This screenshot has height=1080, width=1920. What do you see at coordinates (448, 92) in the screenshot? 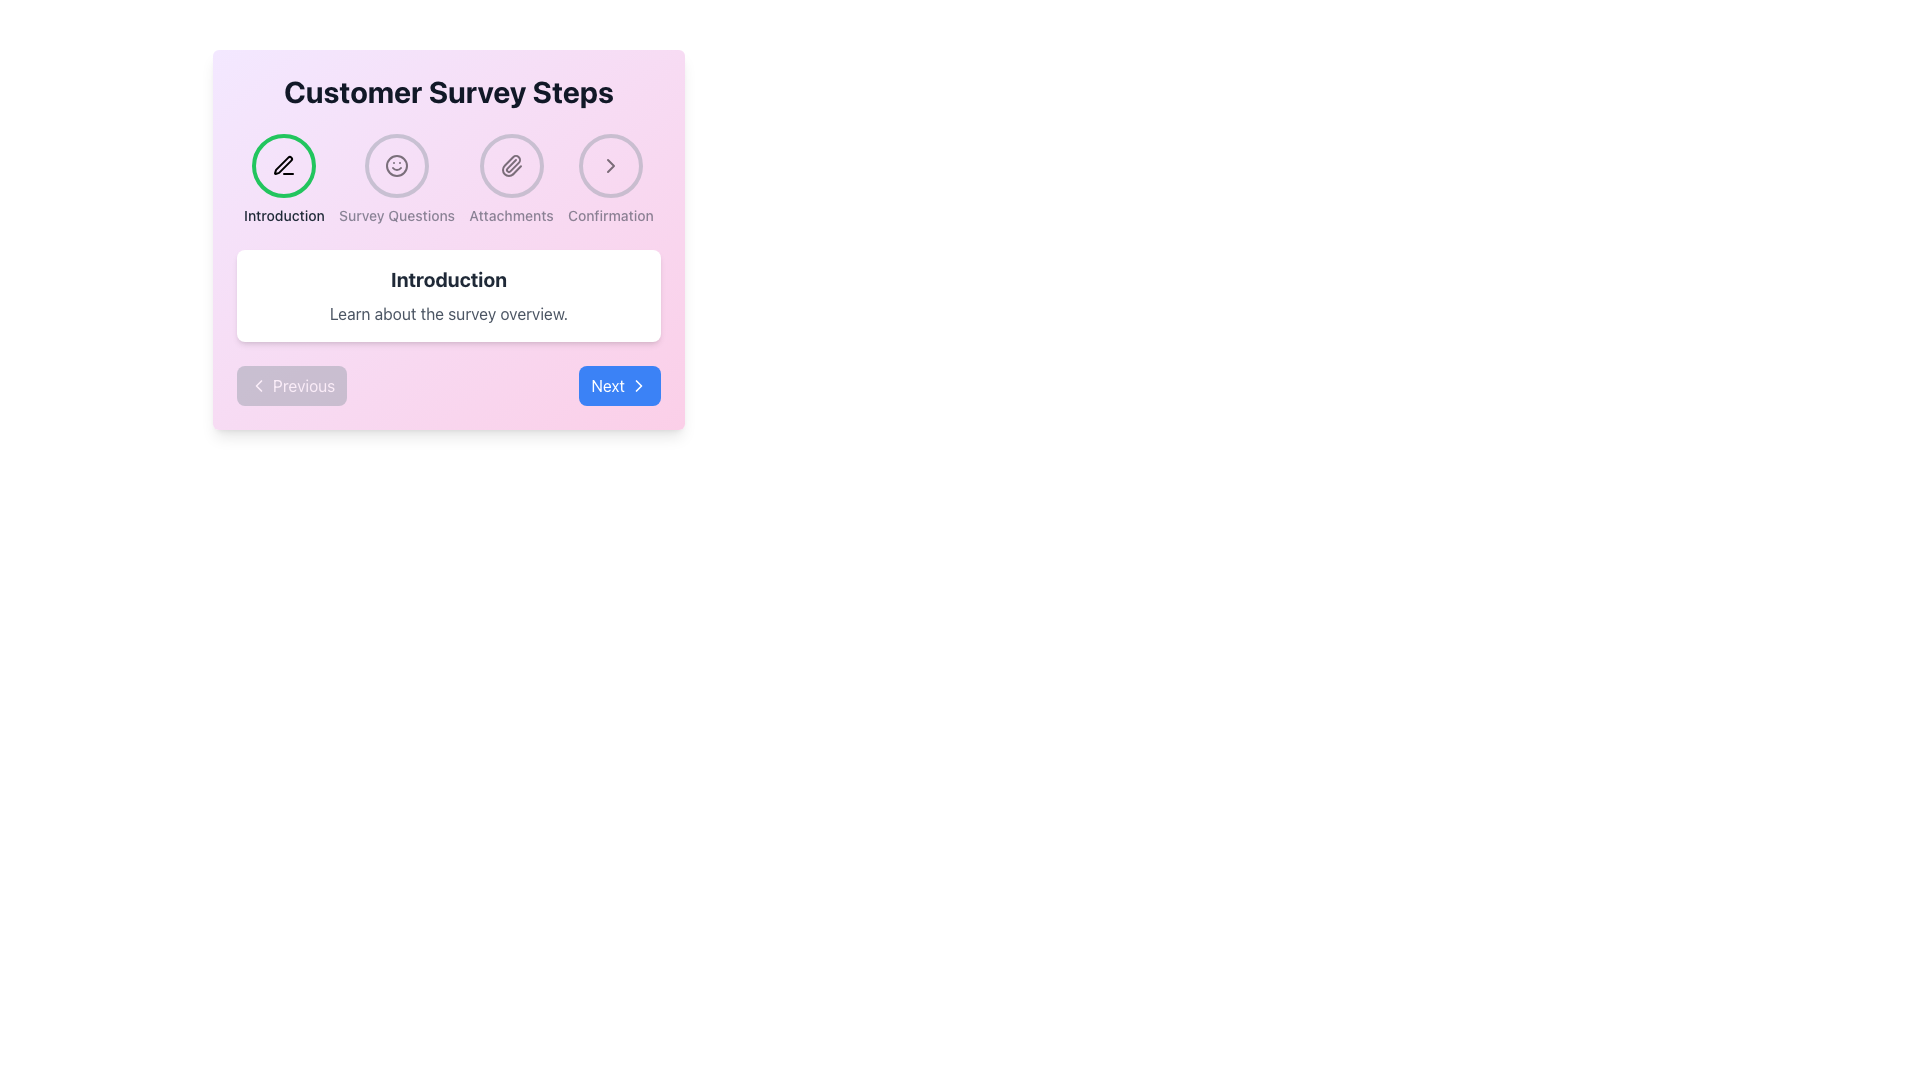
I see `the bold text label reading 'Customer Survey Steps' at the top of the module, which is centered horizontally` at bounding box center [448, 92].